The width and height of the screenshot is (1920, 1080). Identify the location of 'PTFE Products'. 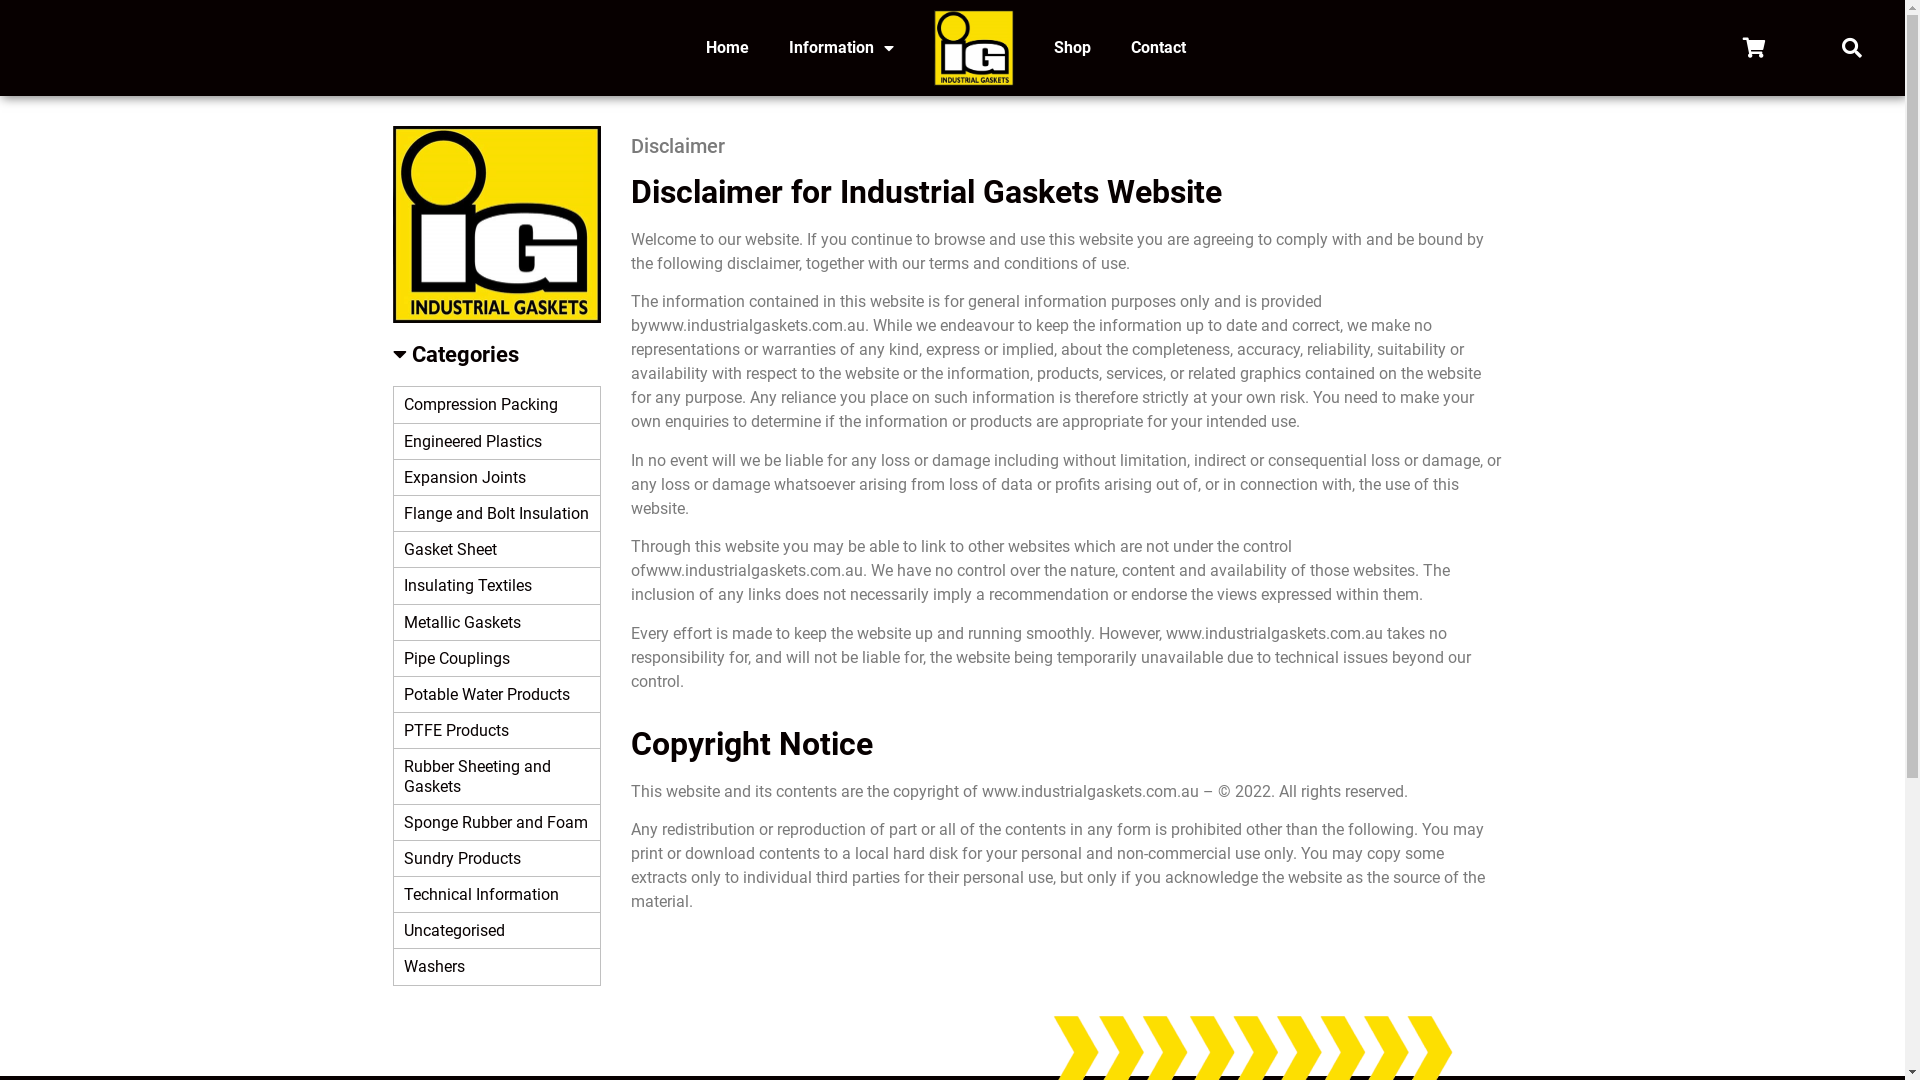
(393, 731).